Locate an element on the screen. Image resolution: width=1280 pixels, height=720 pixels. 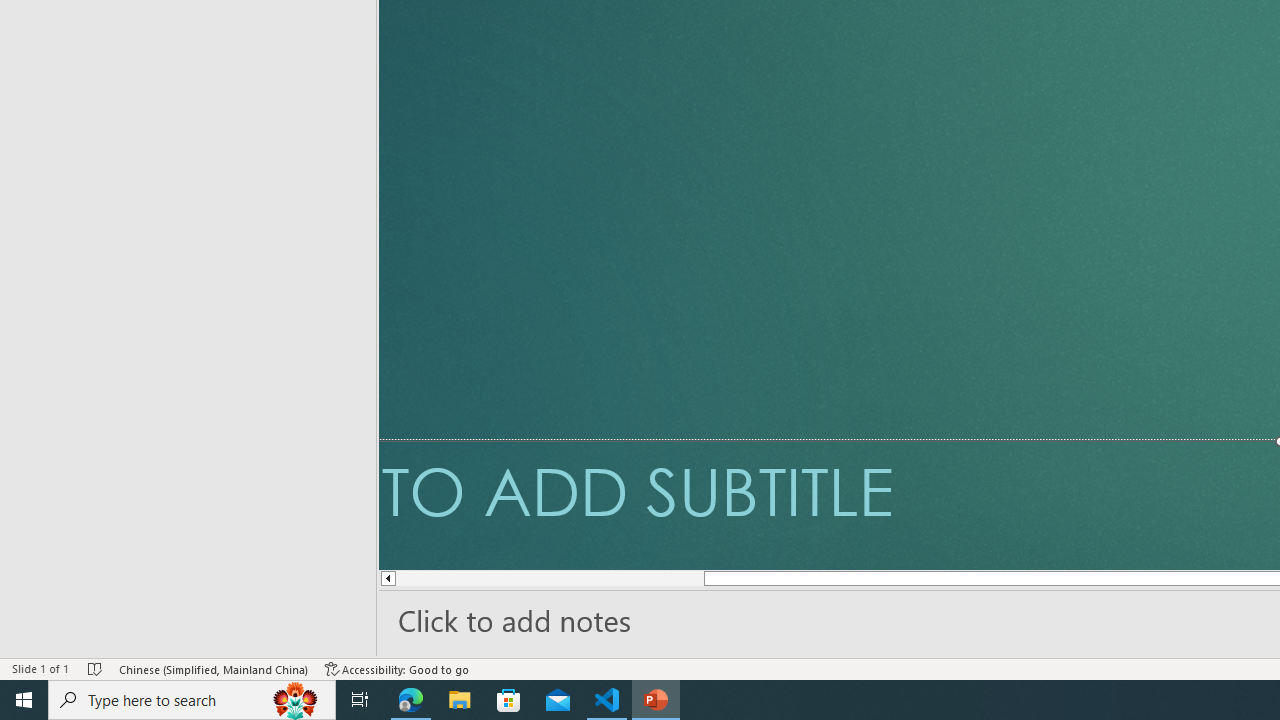
'Spell Check No Errors' is located at coordinates (95, 669).